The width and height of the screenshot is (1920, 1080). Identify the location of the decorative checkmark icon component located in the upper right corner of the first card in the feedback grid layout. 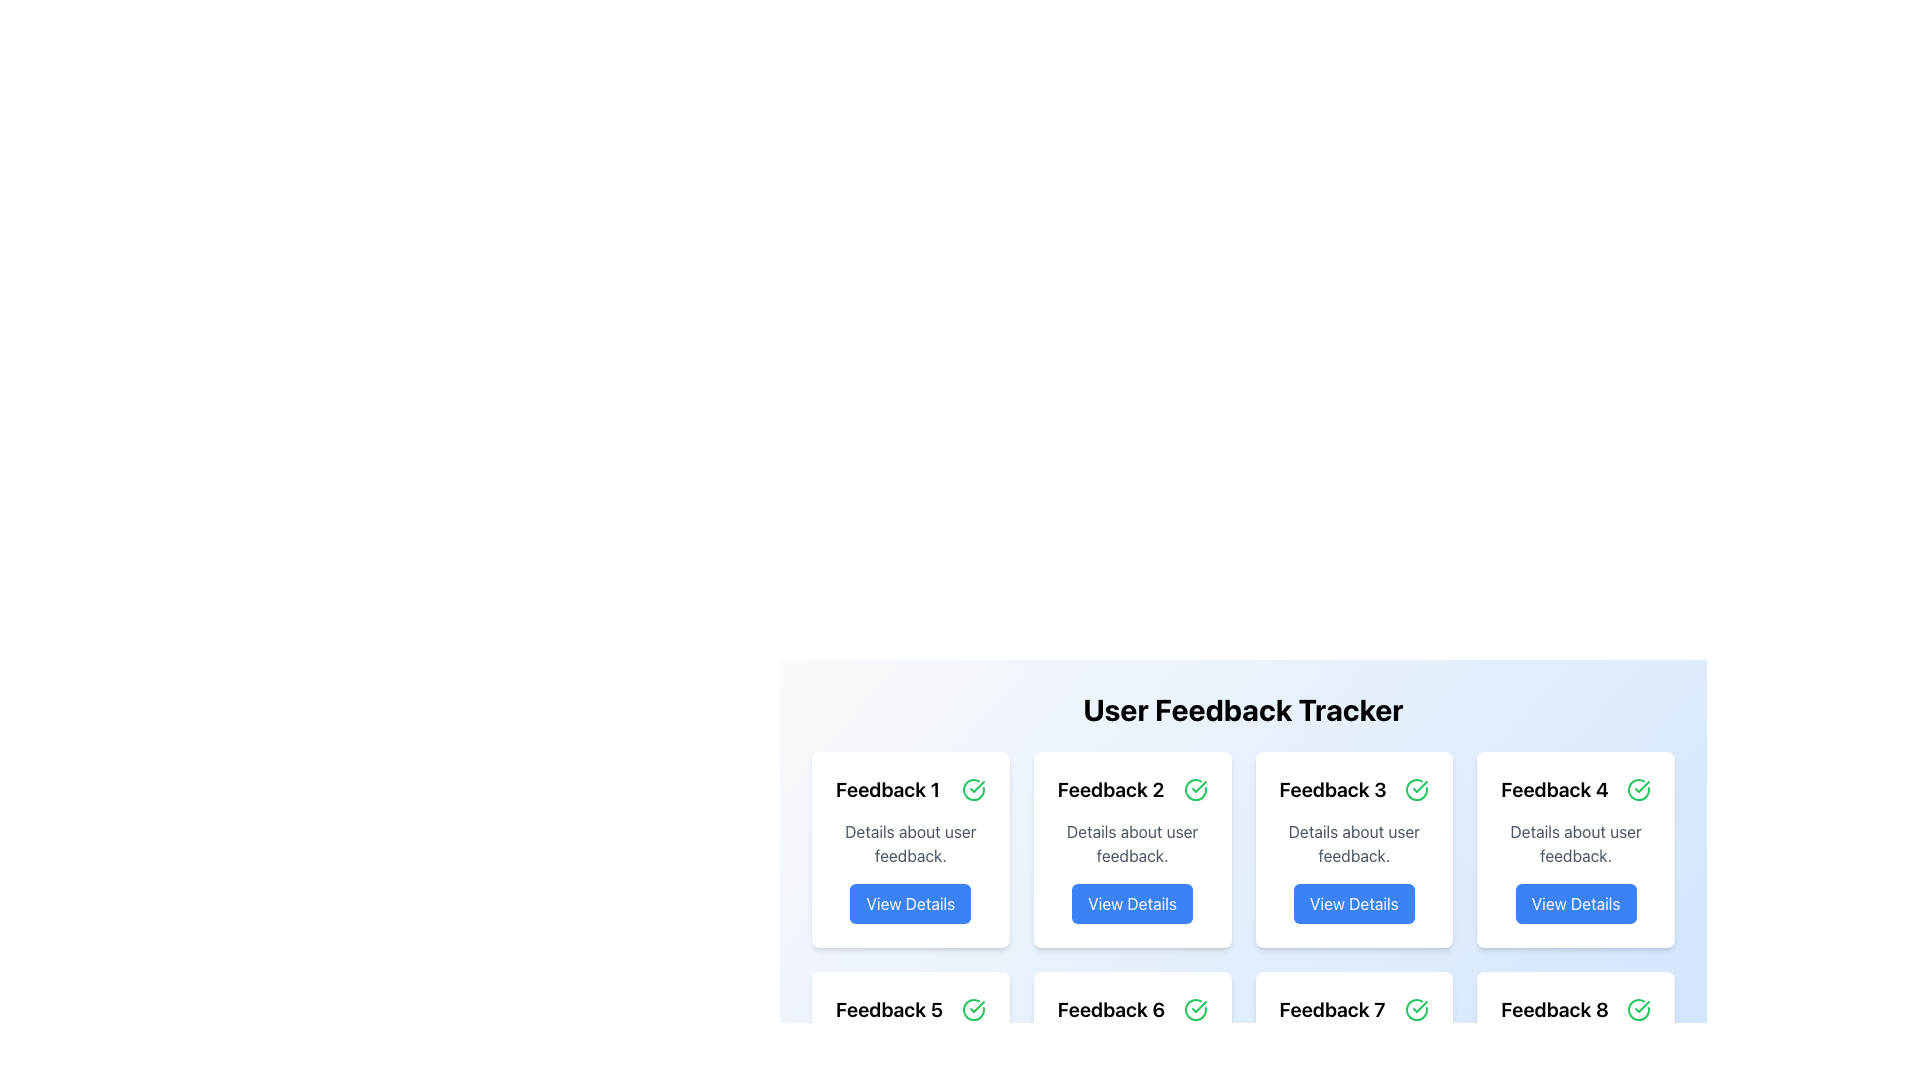
(973, 789).